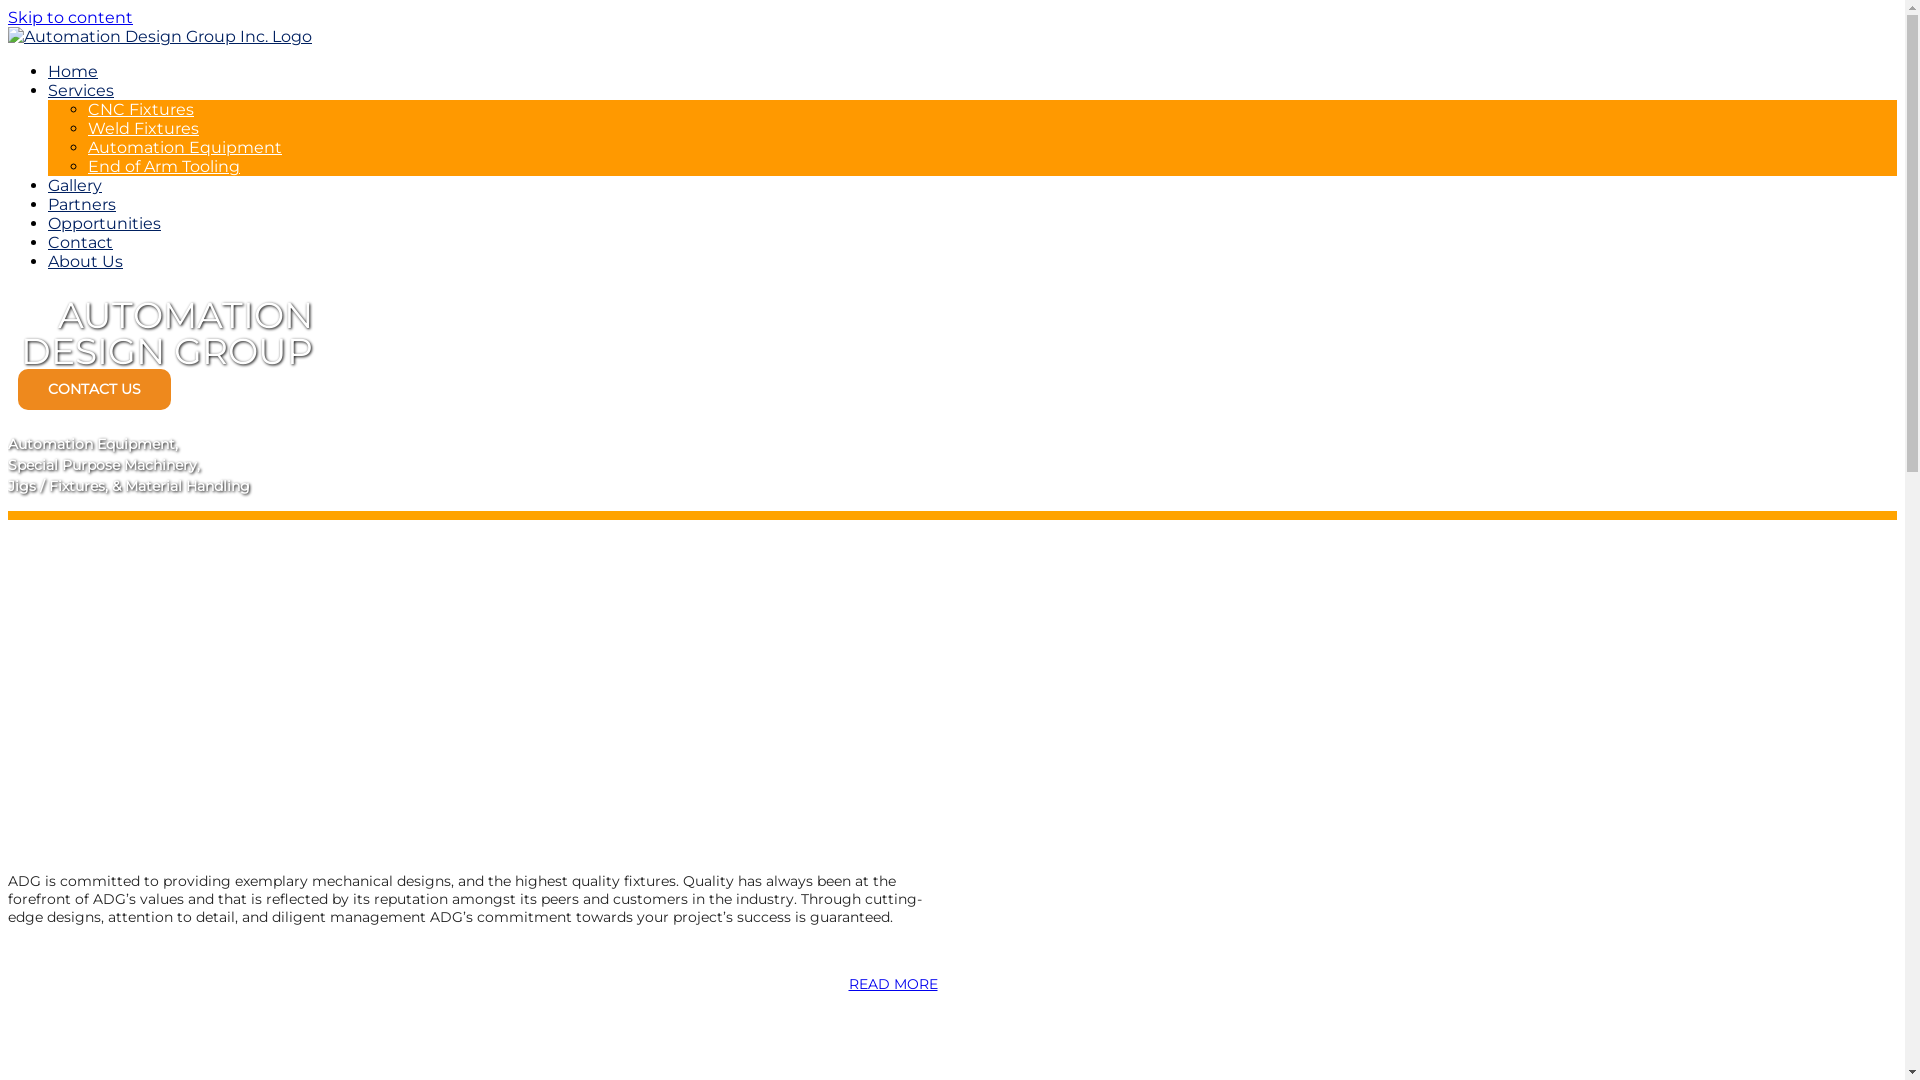  I want to click on 'Home', so click(72, 70).